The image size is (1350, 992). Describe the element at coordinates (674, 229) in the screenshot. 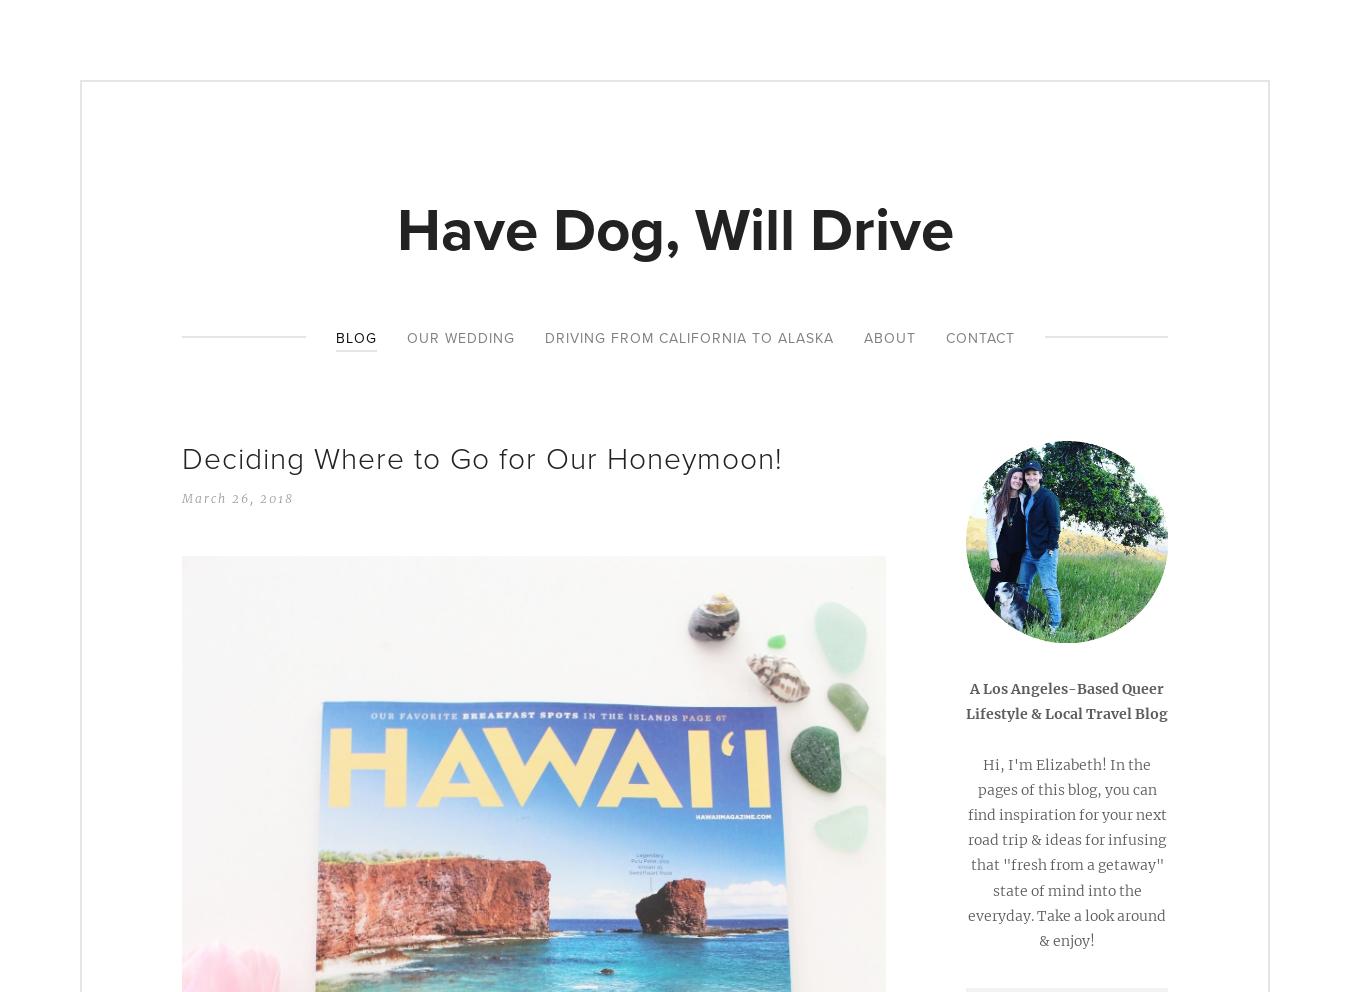

I see `'Have Dog, Will Drive'` at that location.